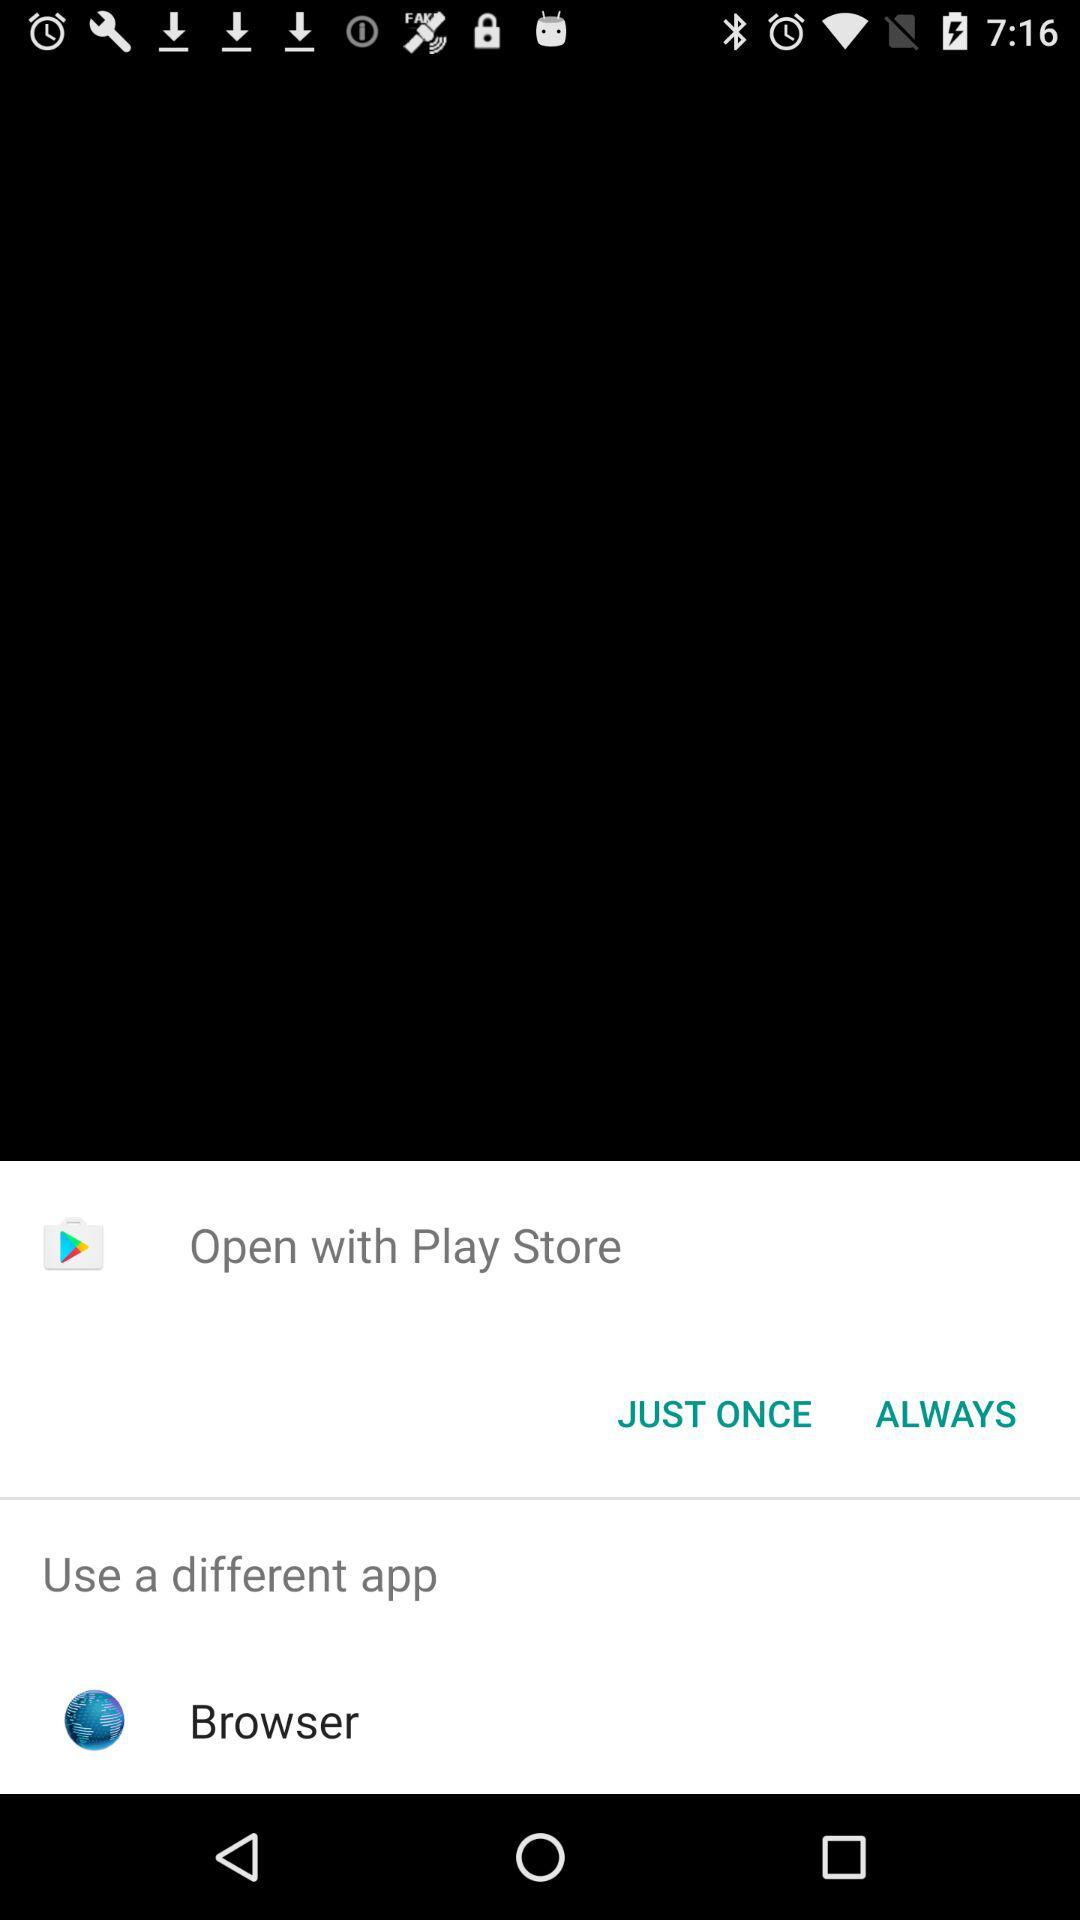 Image resolution: width=1080 pixels, height=1920 pixels. Describe the element at coordinates (540, 1572) in the screenshot. I see `use a different app` at that location.